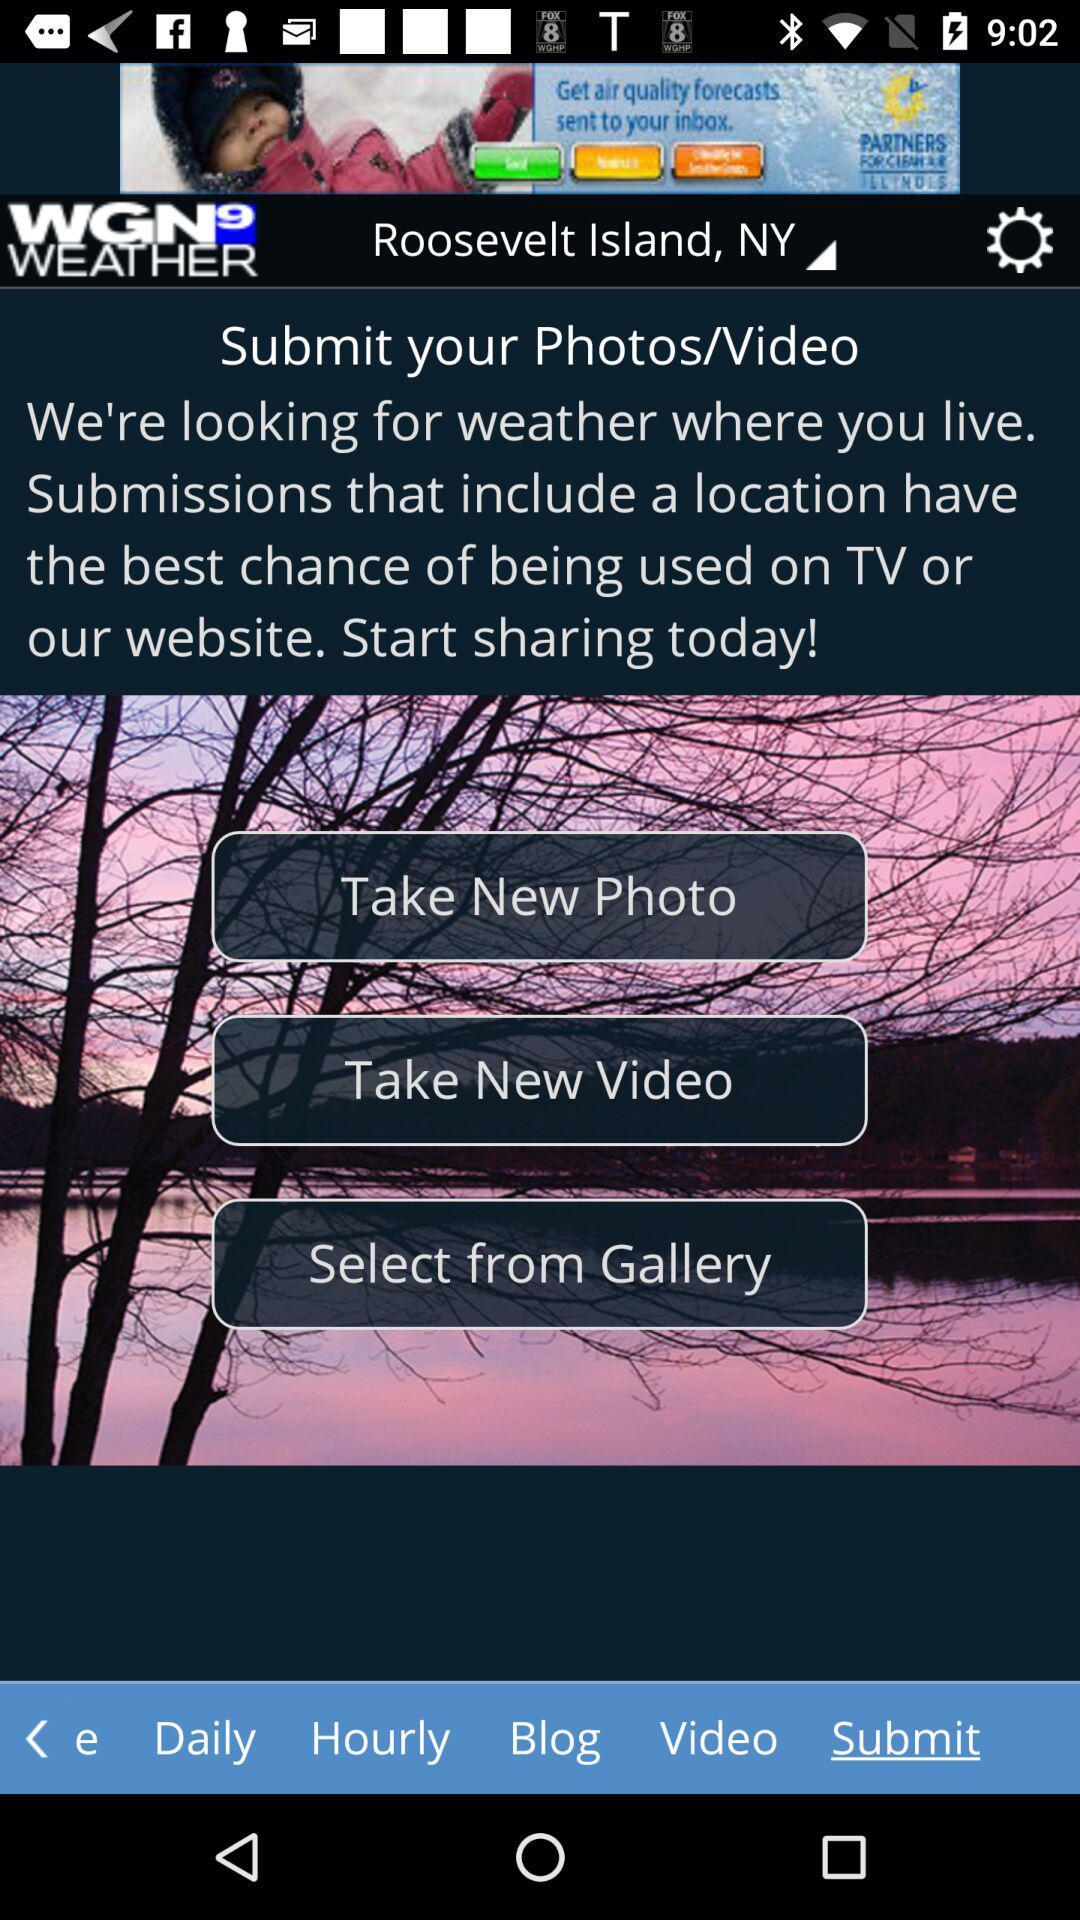 This screenshot has height=1920, width=1080. What do you see at coordinates (617, 240) in the screenshot?
I see `roosevelt island, ny icon` at bounding box center [617, 240].